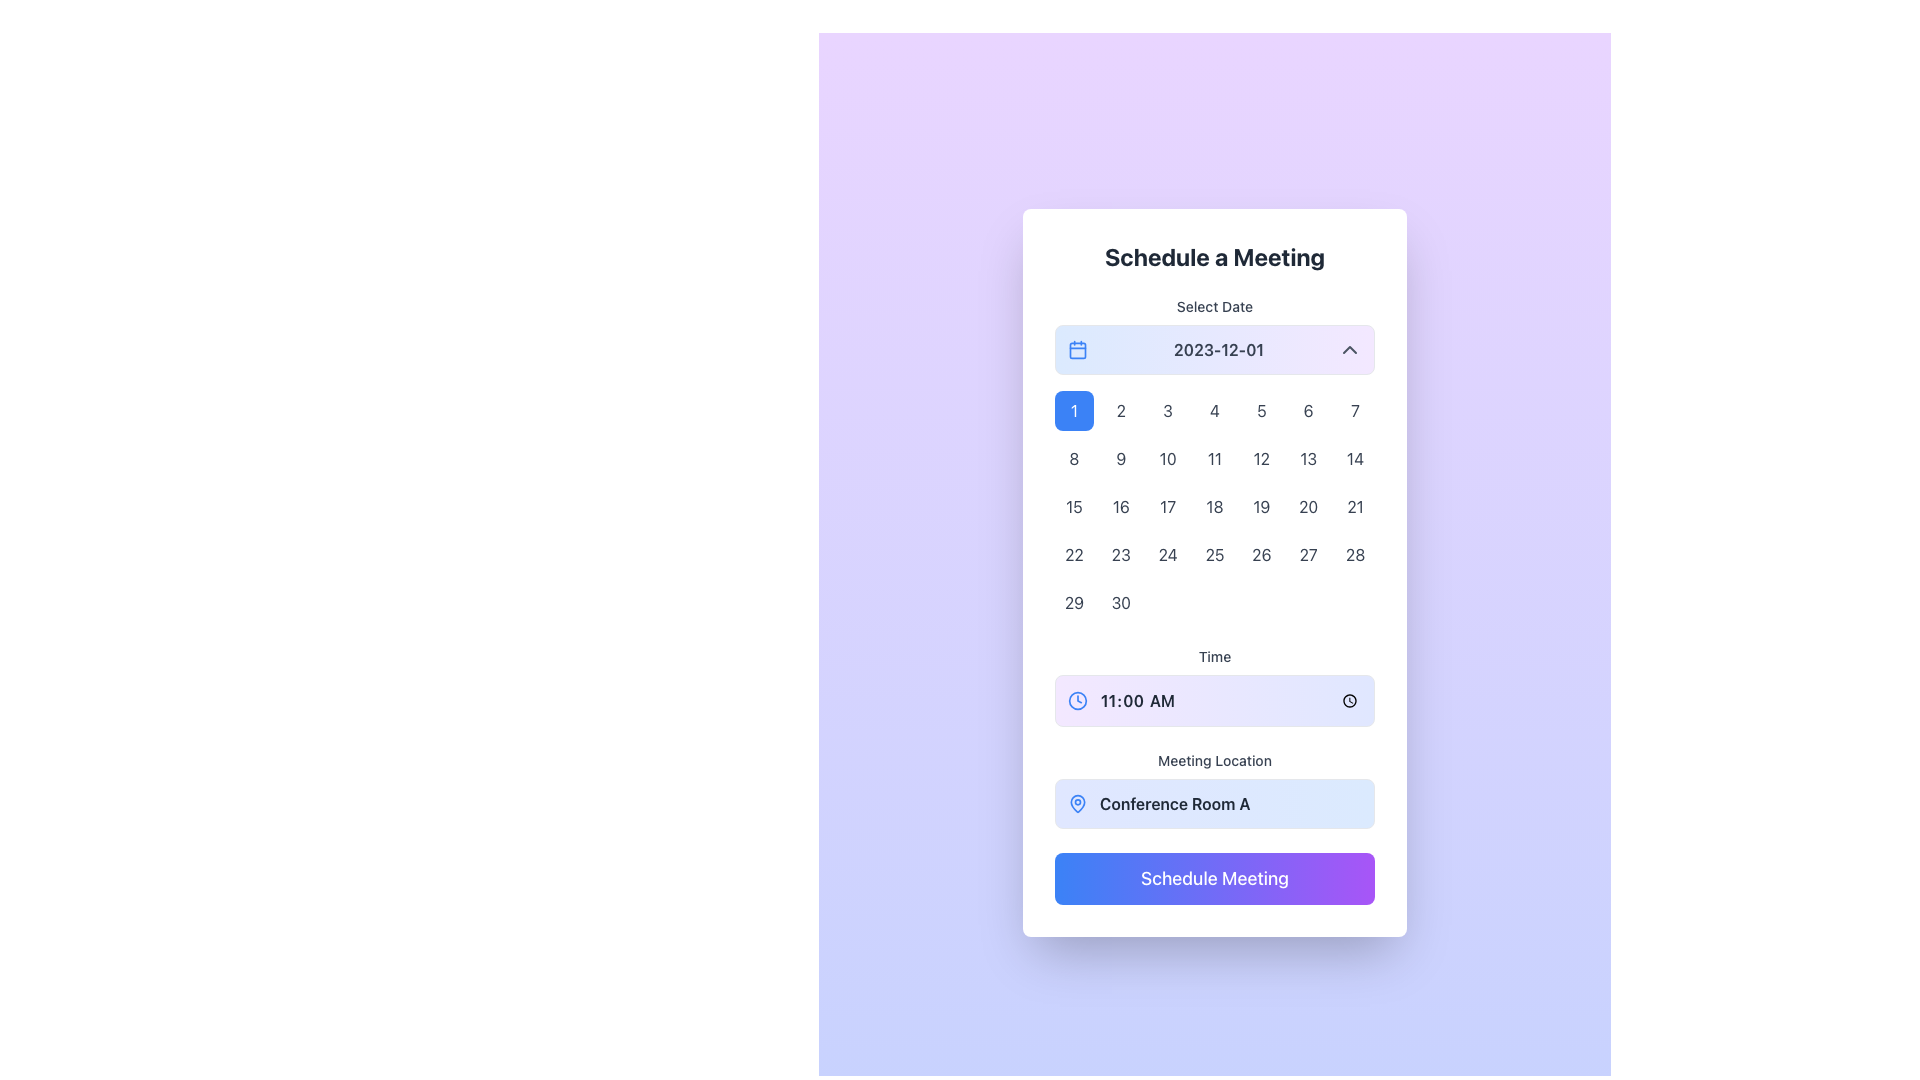  What do you see at coordinates (1073, 459) in the screenshot?
I see `the button displaying the number '8', which is a rounded shape and located in the second row of the calendar grid` at bounding box center [1073, 459].